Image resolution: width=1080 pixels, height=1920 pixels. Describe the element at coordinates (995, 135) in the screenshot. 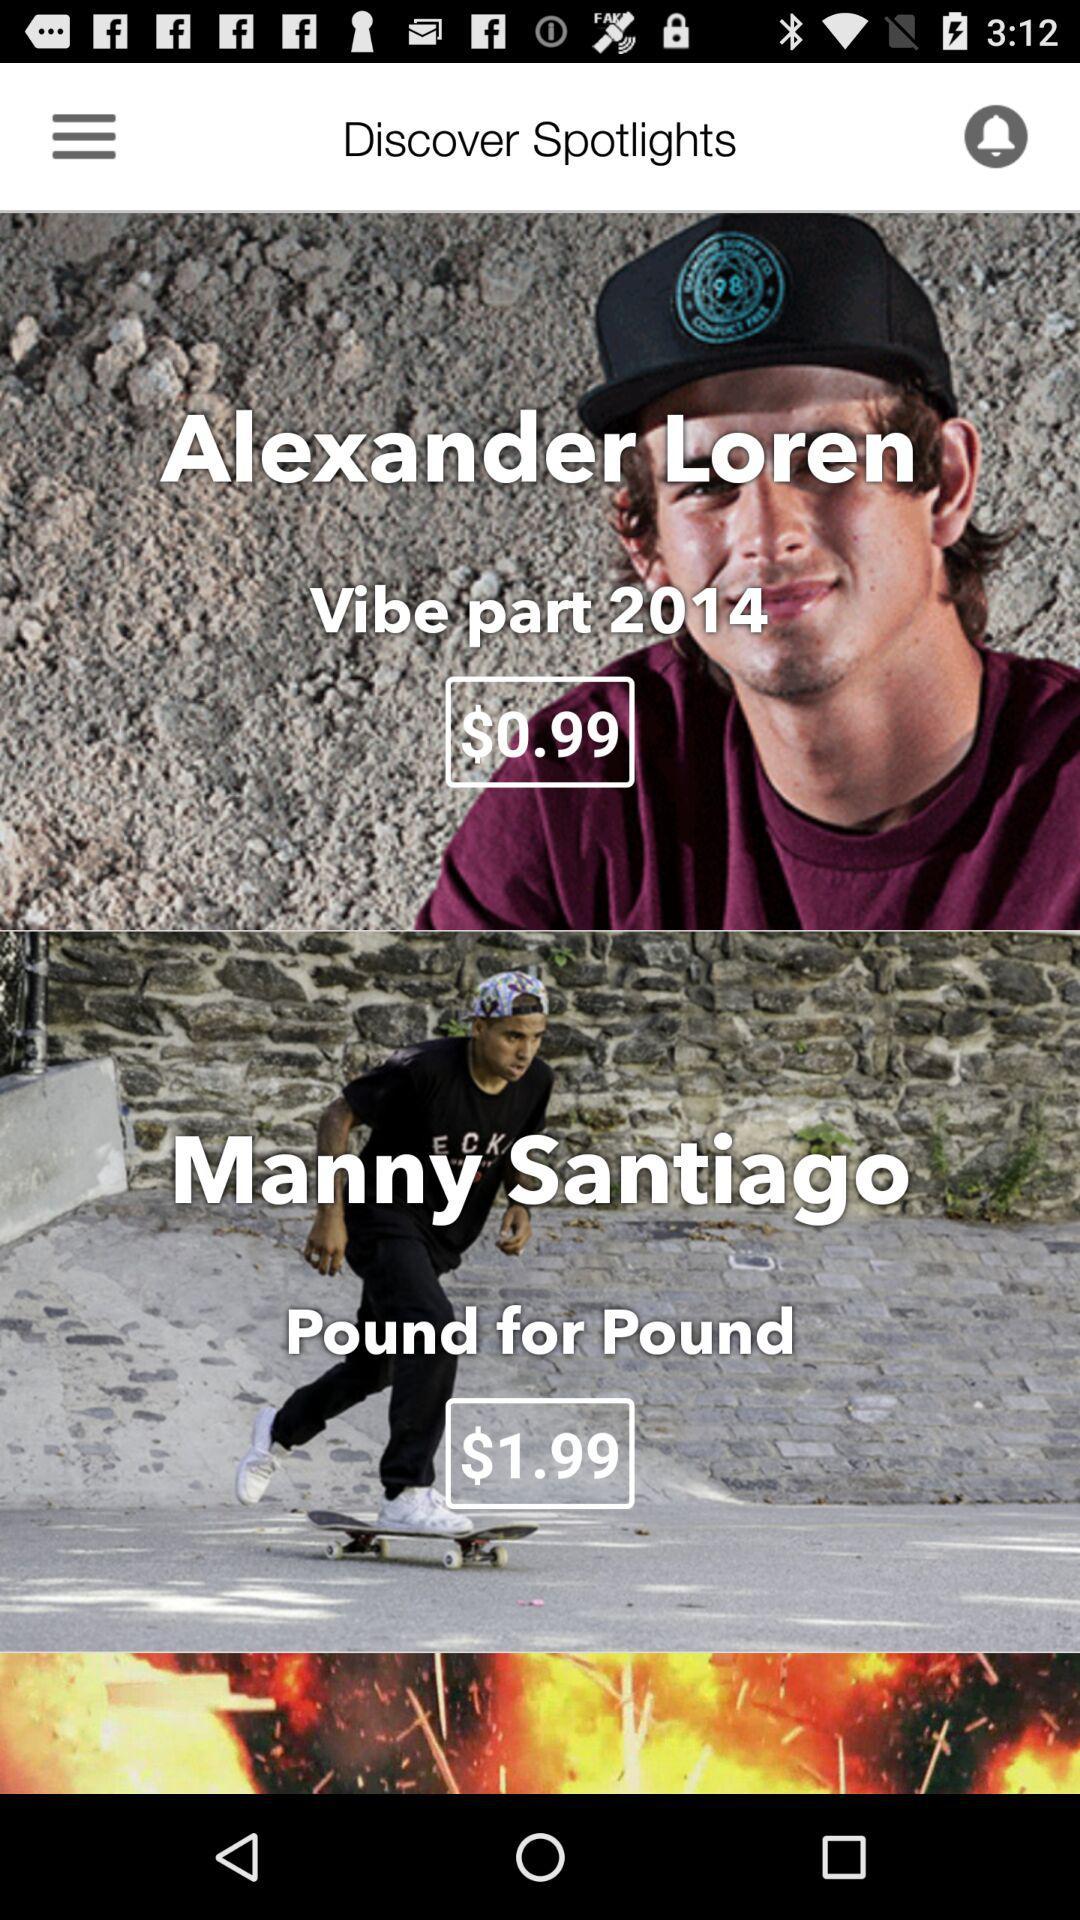

I see `snapchat` at that location.